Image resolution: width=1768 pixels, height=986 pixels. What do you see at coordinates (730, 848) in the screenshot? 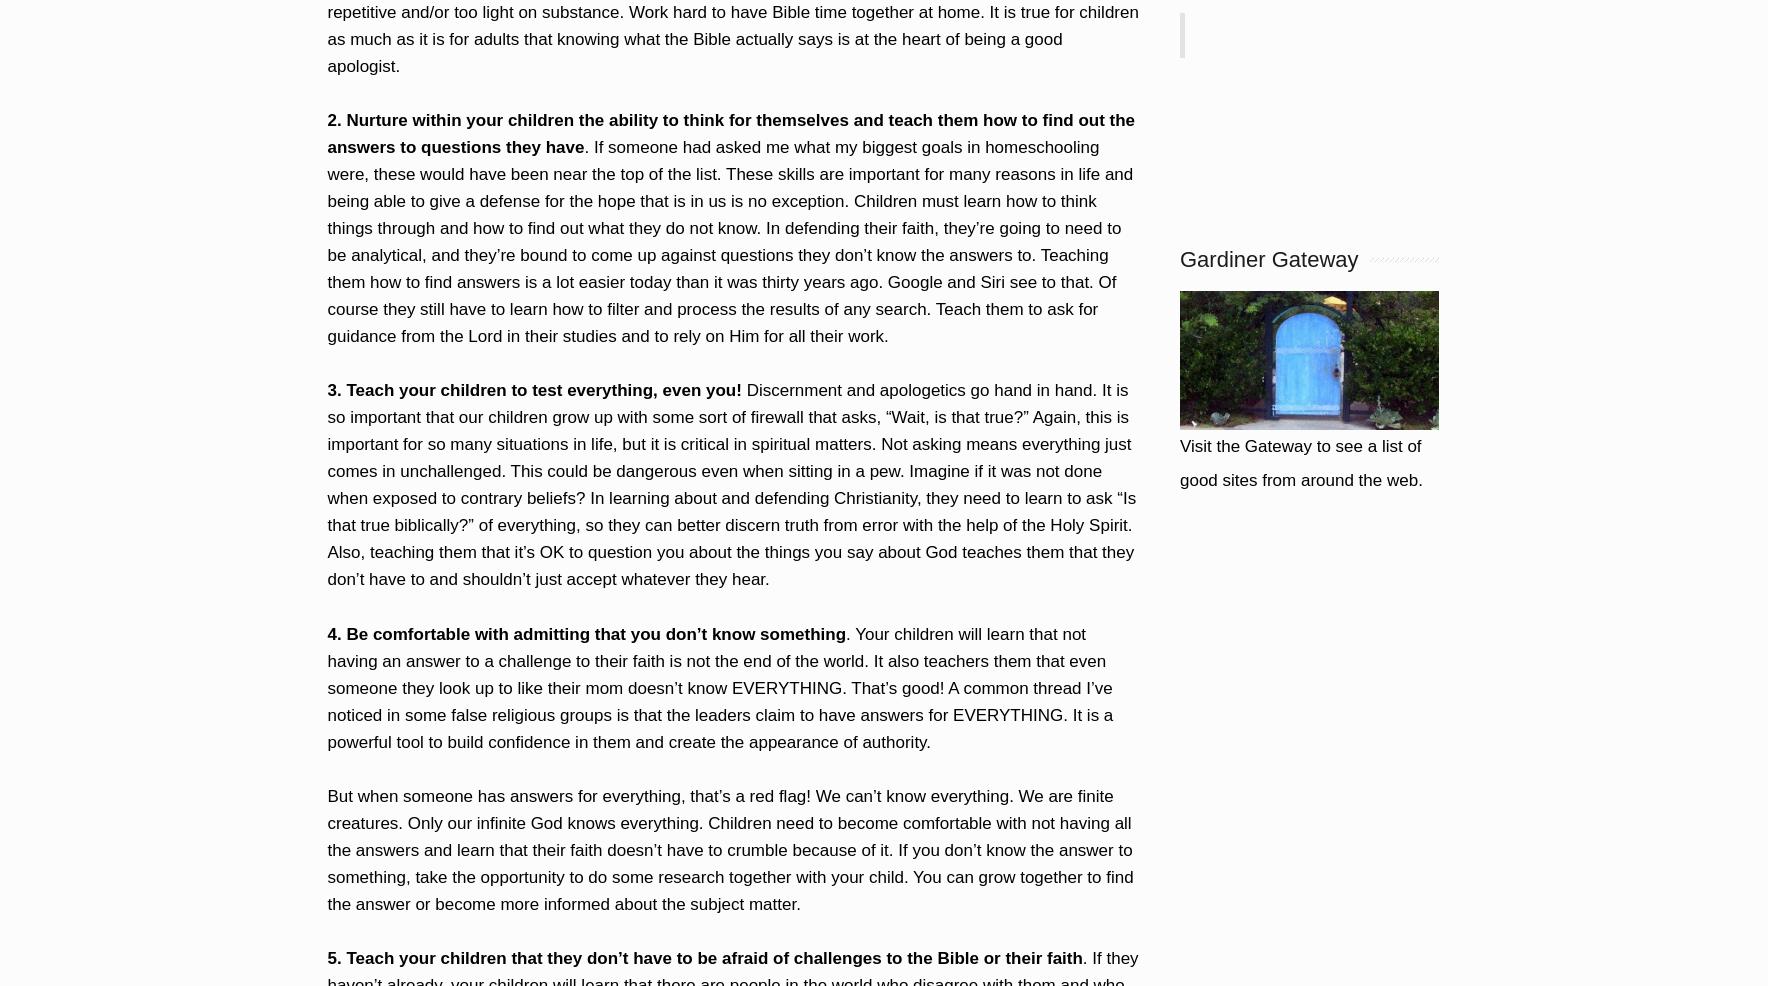
I see `'But when someone has answers for everything, that’s a red flag! We can’t know everything. We are finite creatures. Only our infinite God knows everything. Children need to become comfortable with not having all the answers and learn that their faith doesn’t have to crumble because of it. If you don’t know the answer to something, take the opportunity to do some research together with your child. You can grow together to find the answer or become more informed about the subject matter.'` at bounding box center [730, 848].